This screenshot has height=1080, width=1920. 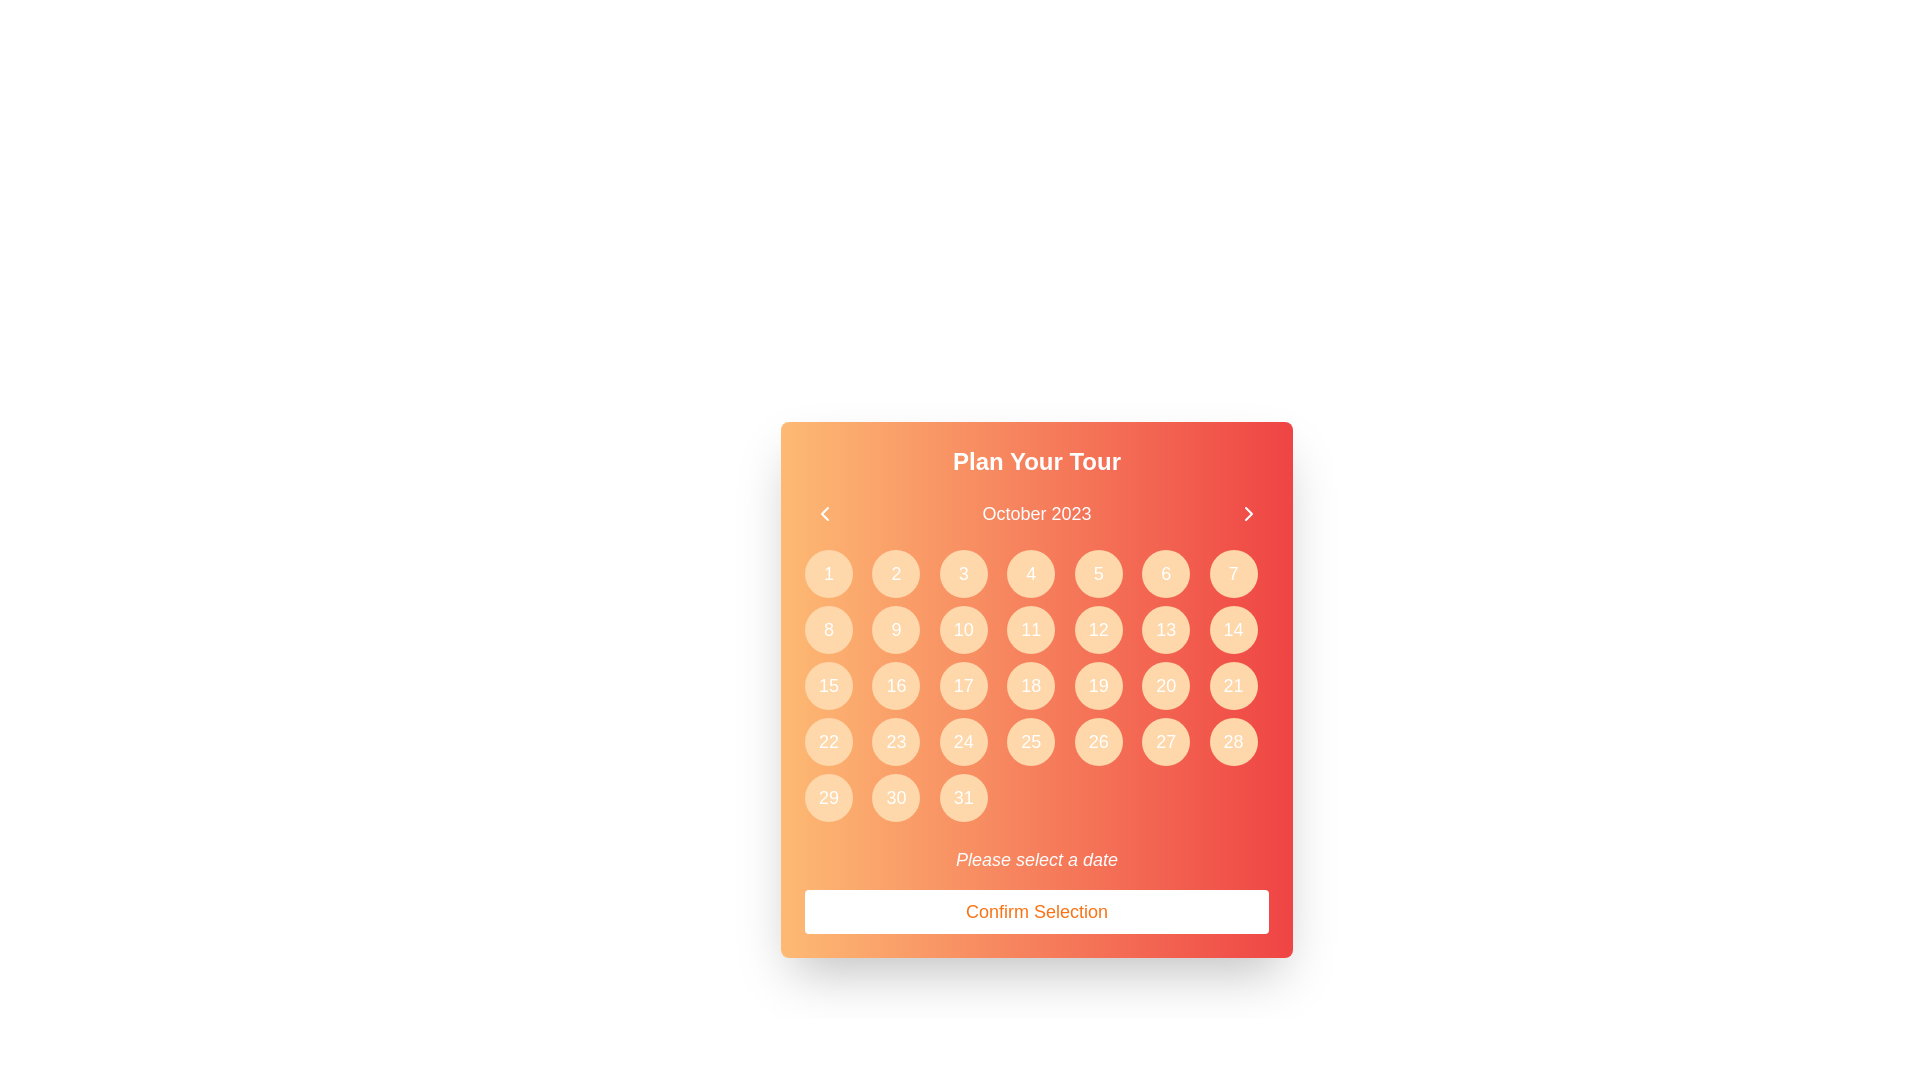 I want to click on the calendar date button representing the 31st, located at the bottom-right of the grid layout, so click(x=963, y=797).